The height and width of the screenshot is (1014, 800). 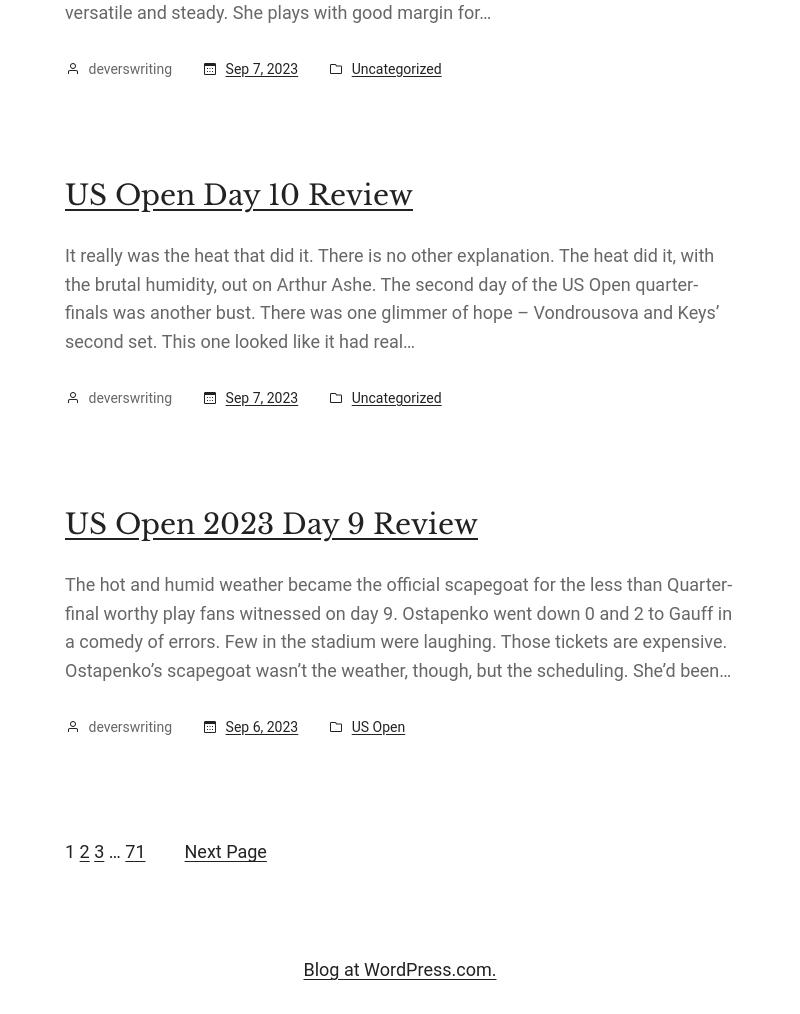 I want to click on 'Sep 6, 2023', so click(x=260, y=726).